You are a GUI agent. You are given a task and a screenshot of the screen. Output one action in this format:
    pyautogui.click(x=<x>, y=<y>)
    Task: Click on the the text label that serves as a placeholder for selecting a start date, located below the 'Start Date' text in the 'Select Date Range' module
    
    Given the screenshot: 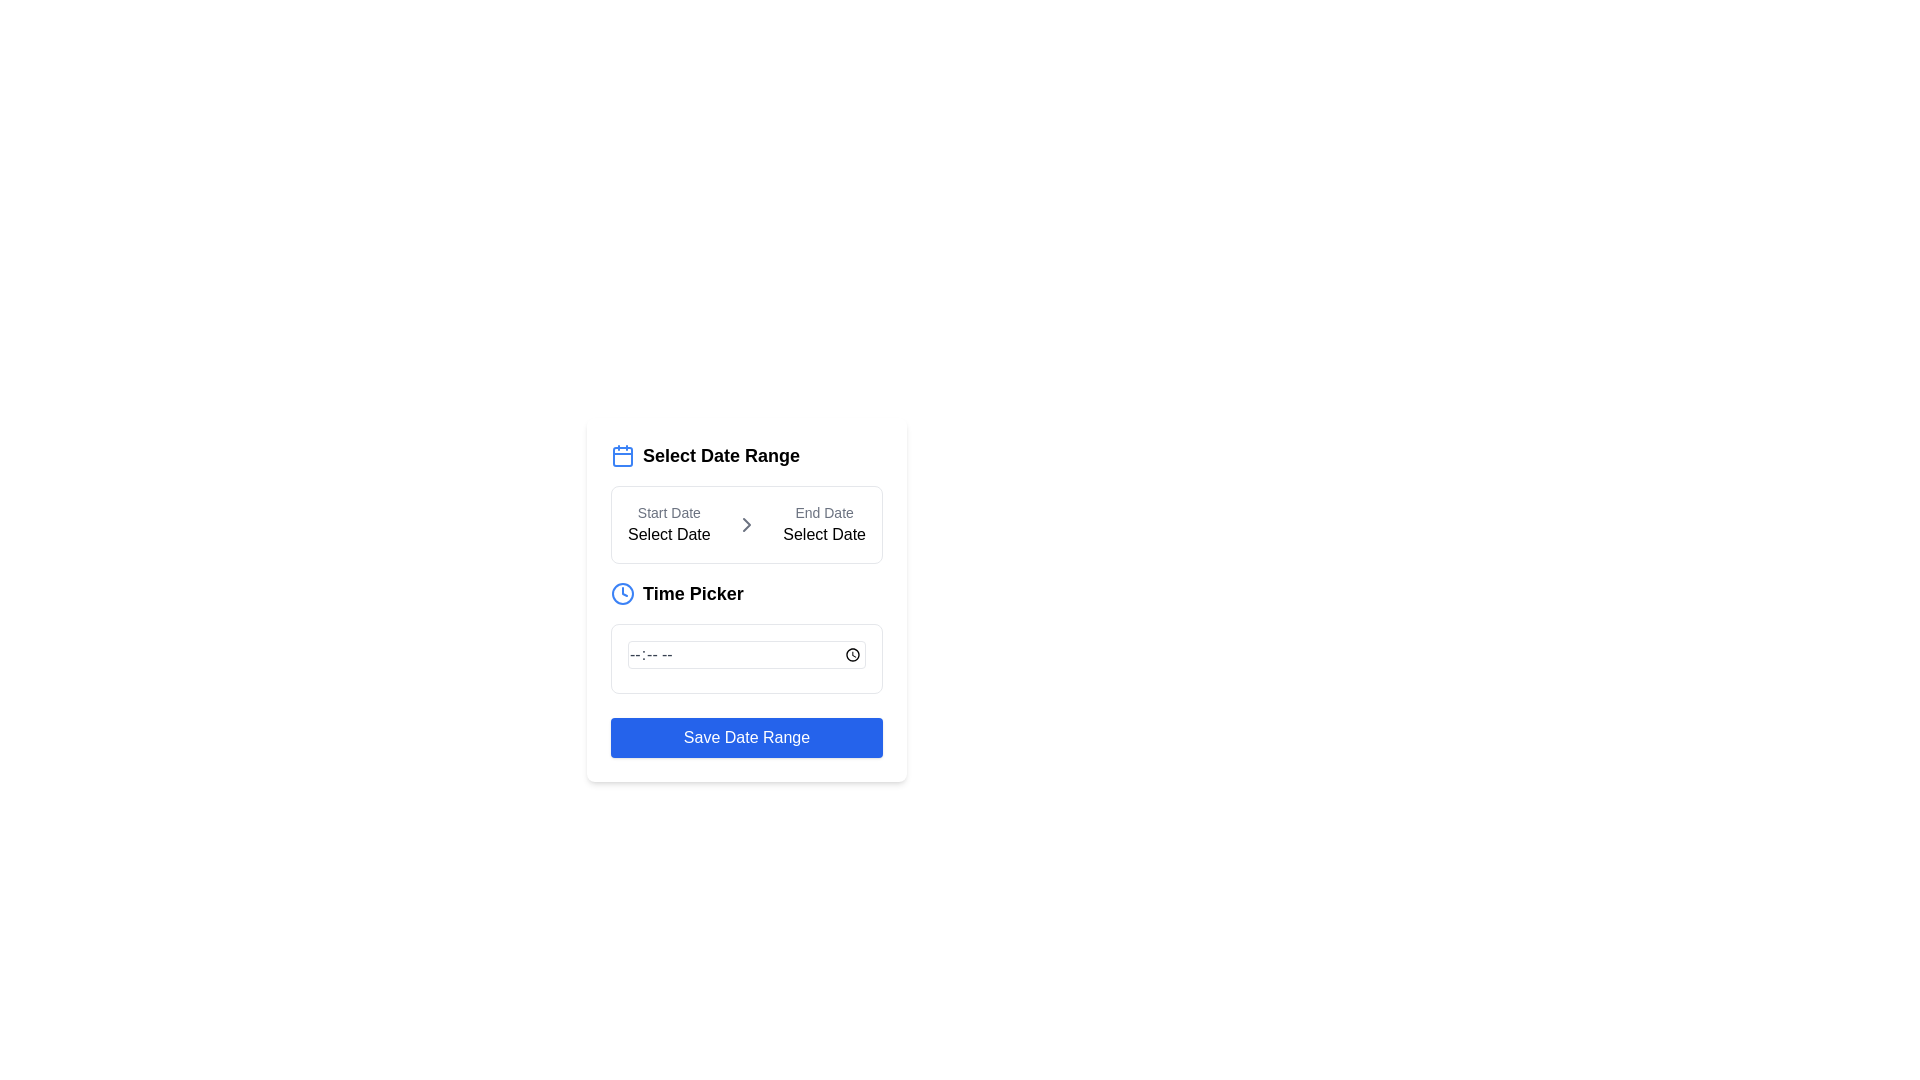 What is the action you would take?
    pyautogui.click(x=669, y=533)
    